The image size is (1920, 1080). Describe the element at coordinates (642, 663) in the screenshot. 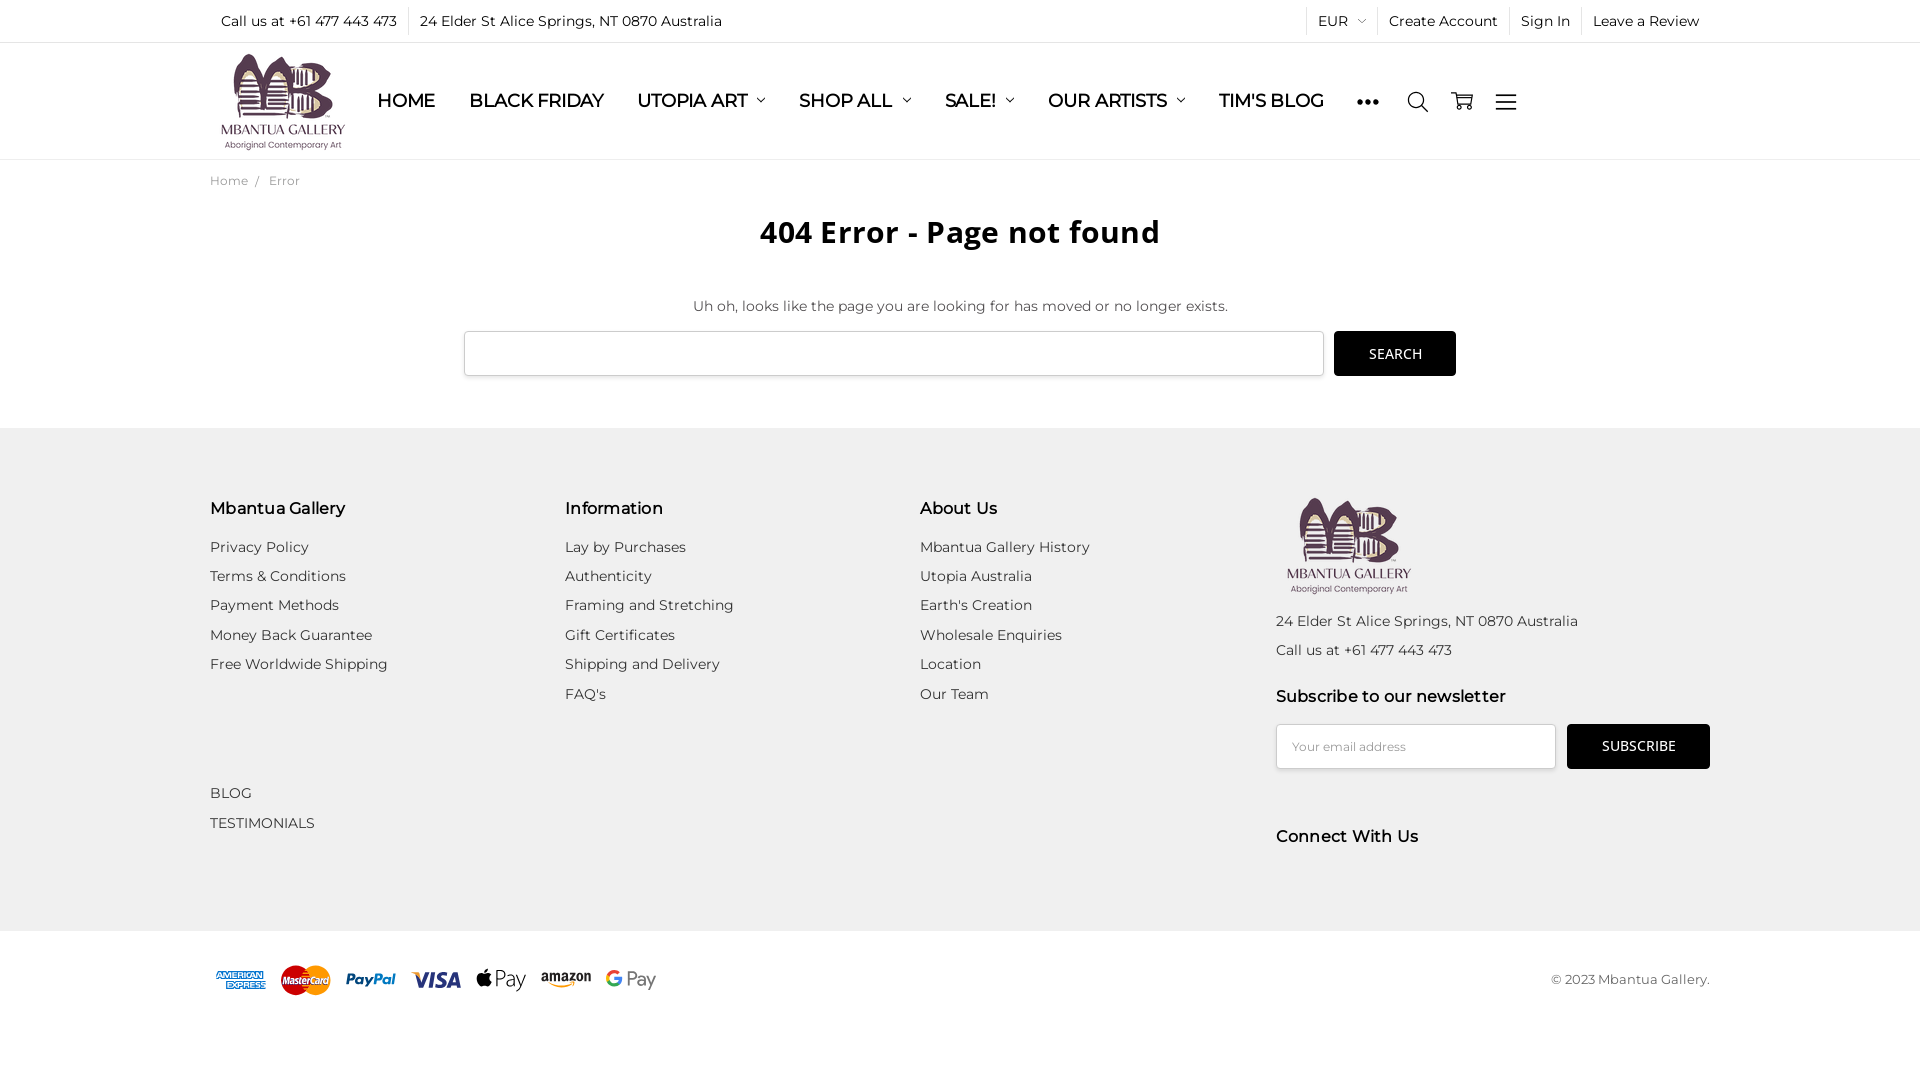

I see `'Shipping and Delivery'` at that location.